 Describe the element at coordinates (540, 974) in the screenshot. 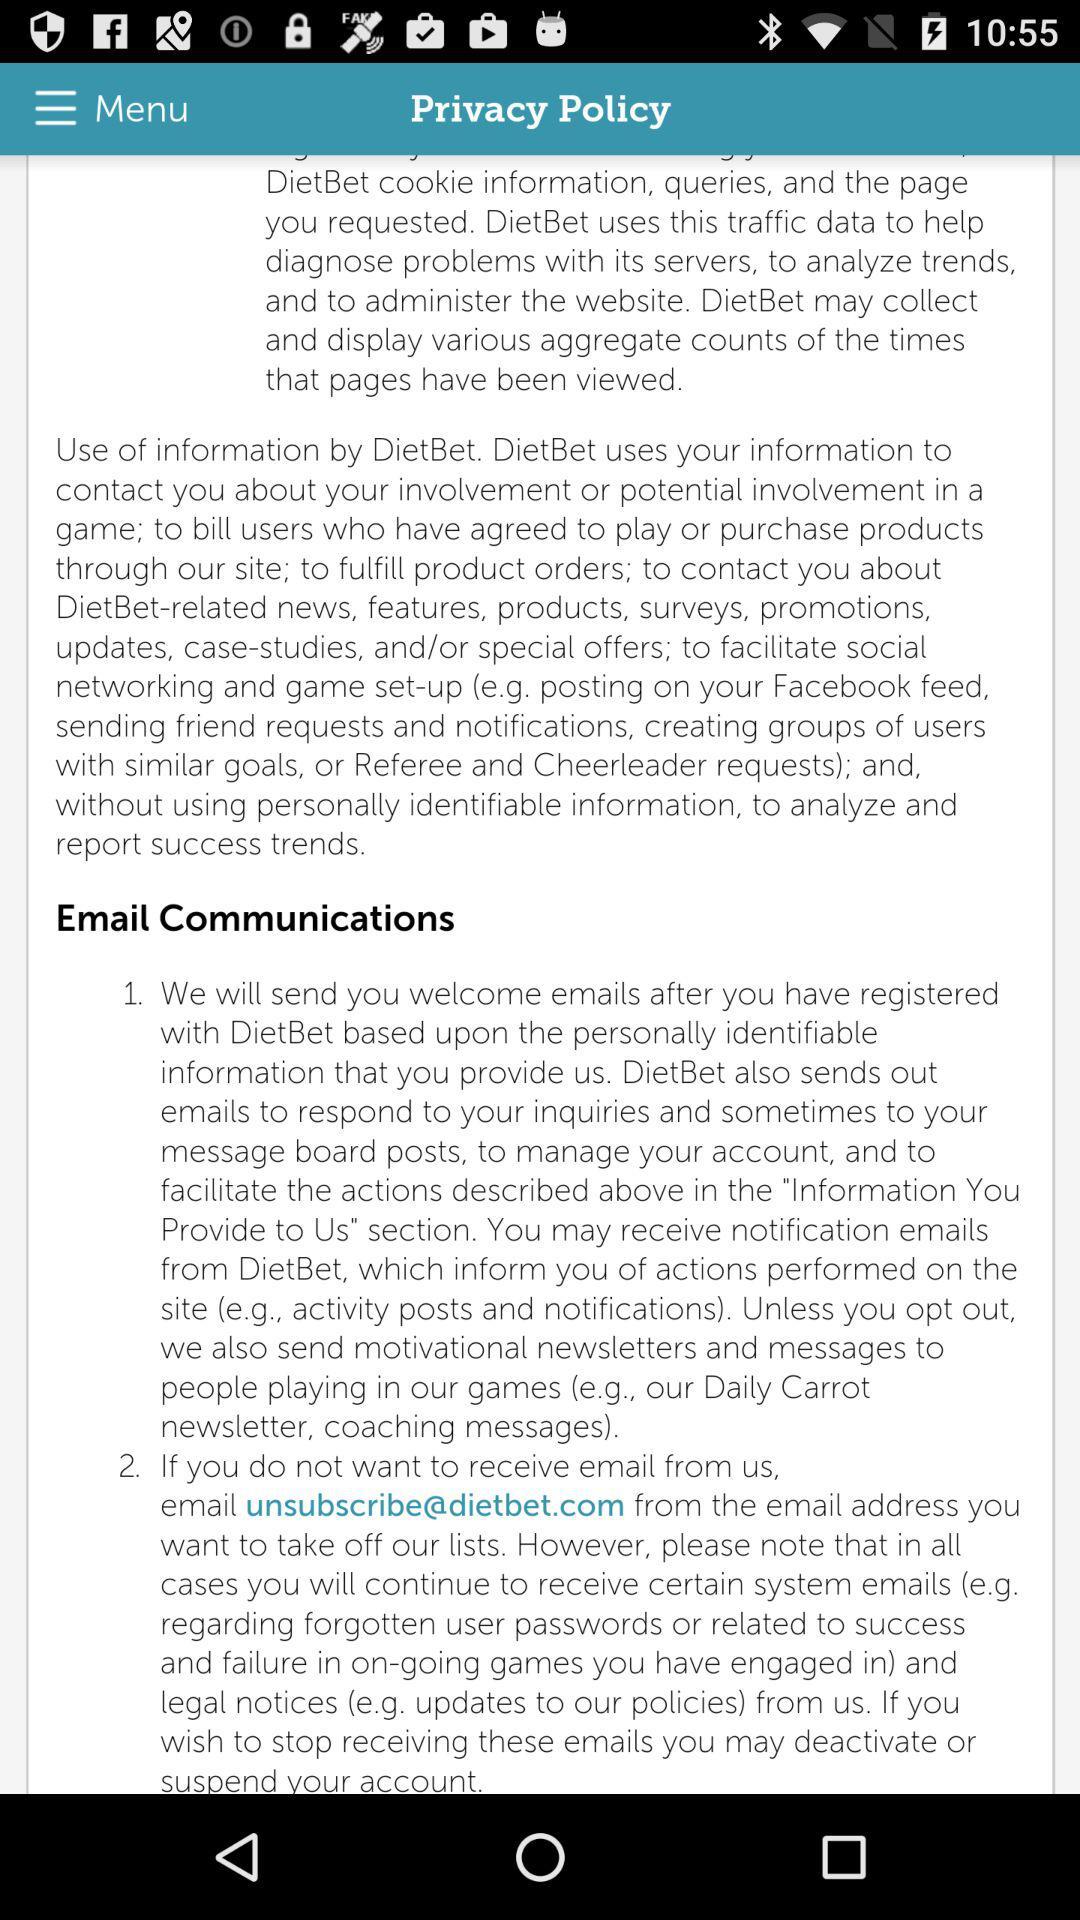

I see `the app below the menu item` at that location.